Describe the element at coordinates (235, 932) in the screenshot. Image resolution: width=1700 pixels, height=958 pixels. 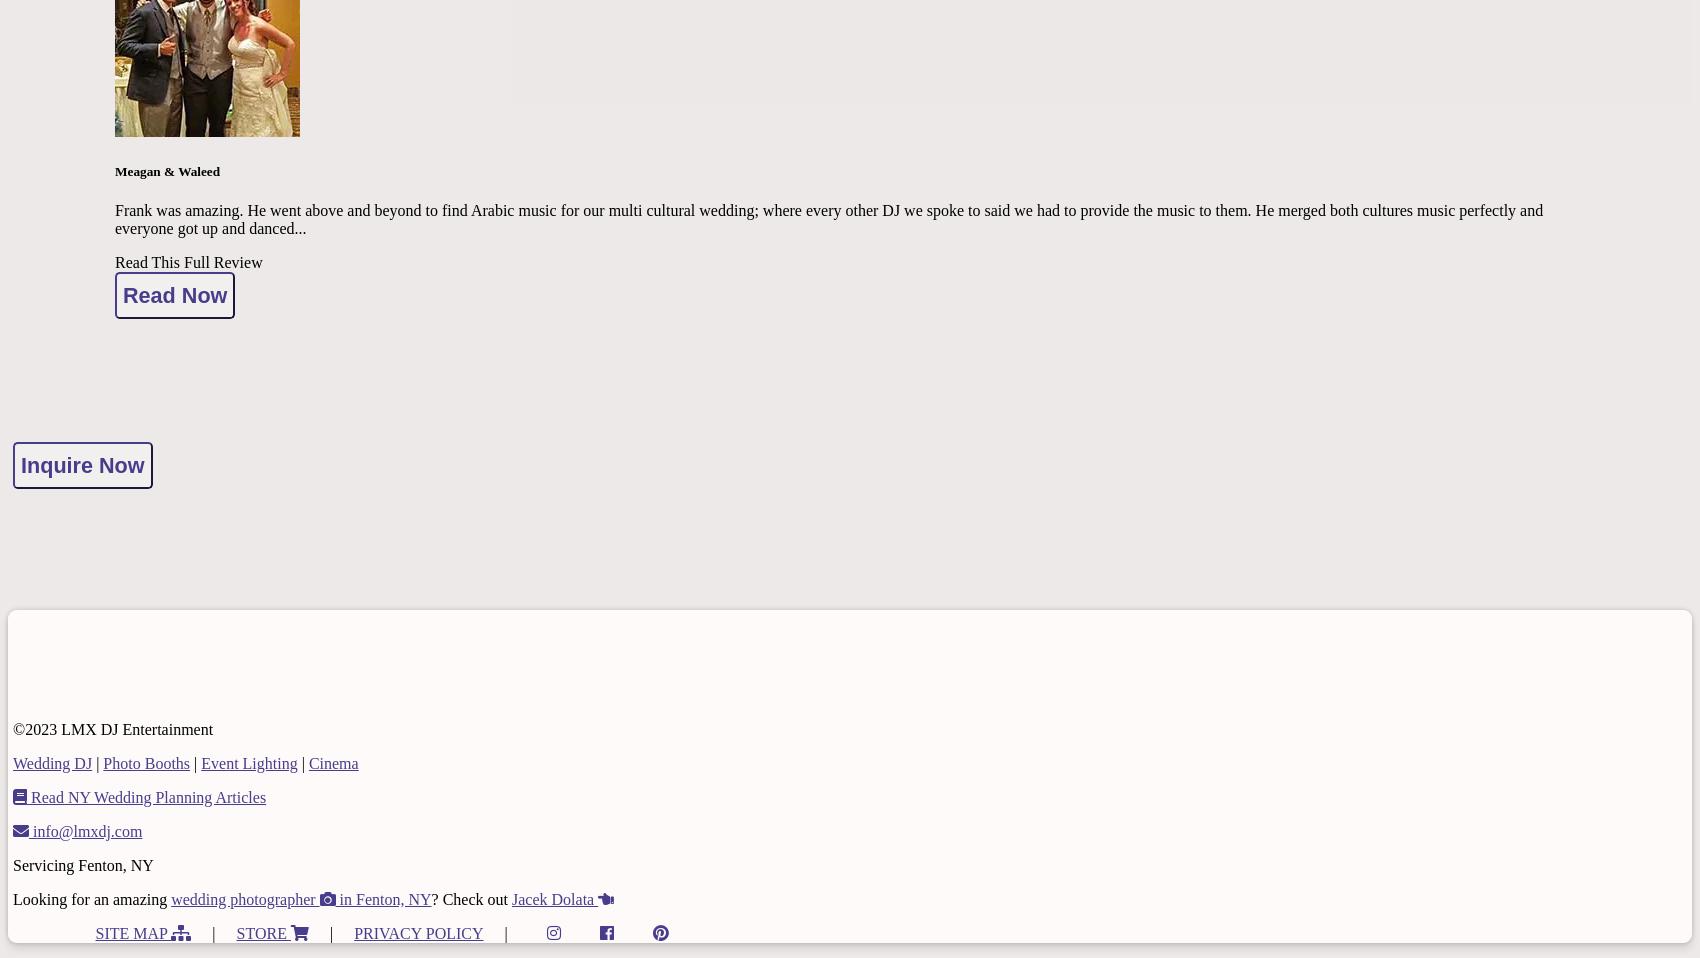
I see `'Store'` at that location.